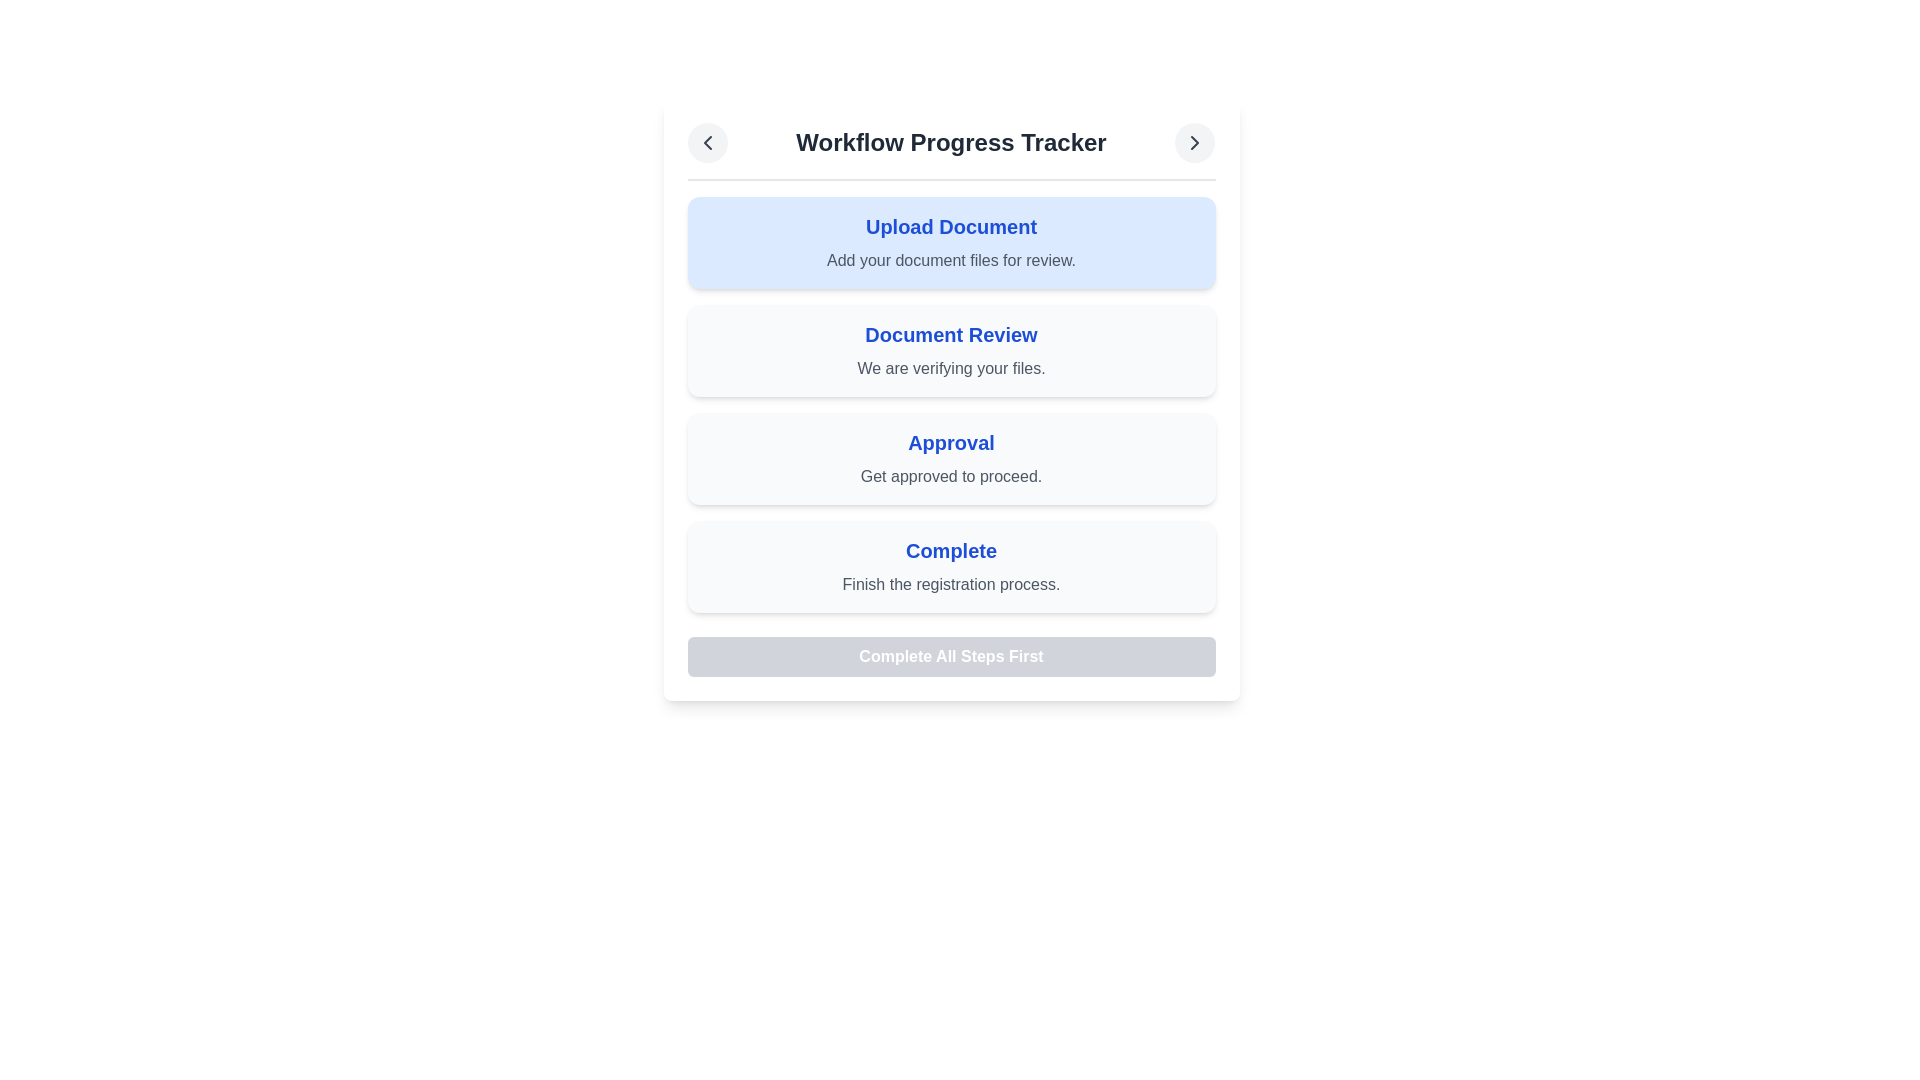 This screenshot has width=1920, height=1080. Describe the element at coordinates (950, 369) in the screenshot. I see `status information from the text label that contains 'We are verifying your files.' positioned centrally below the title 'Document Review' in a gray box` at that location.